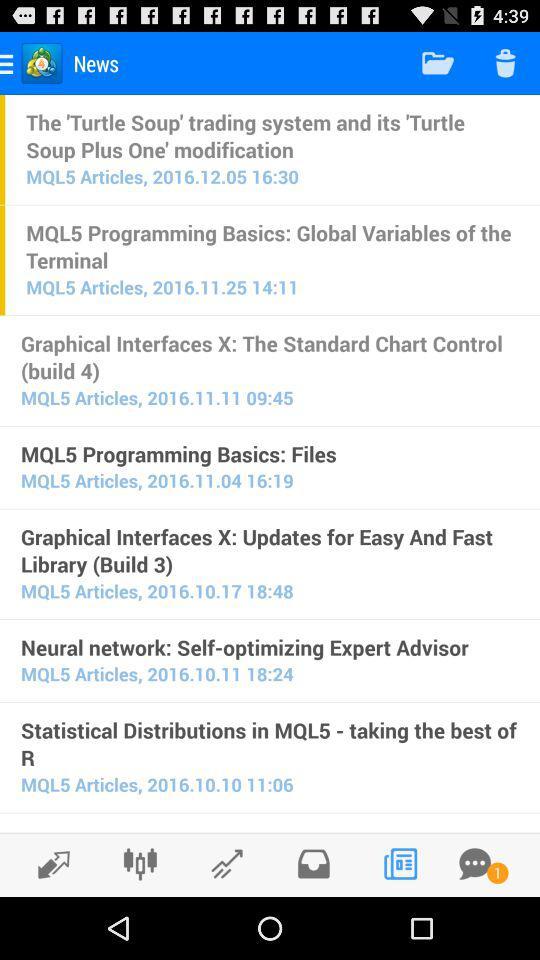  What do you see at coordinates (270, 646) in the screenshot?
I see `the item above the mql5 articles 2016 item` at bounding box center [270, 646].